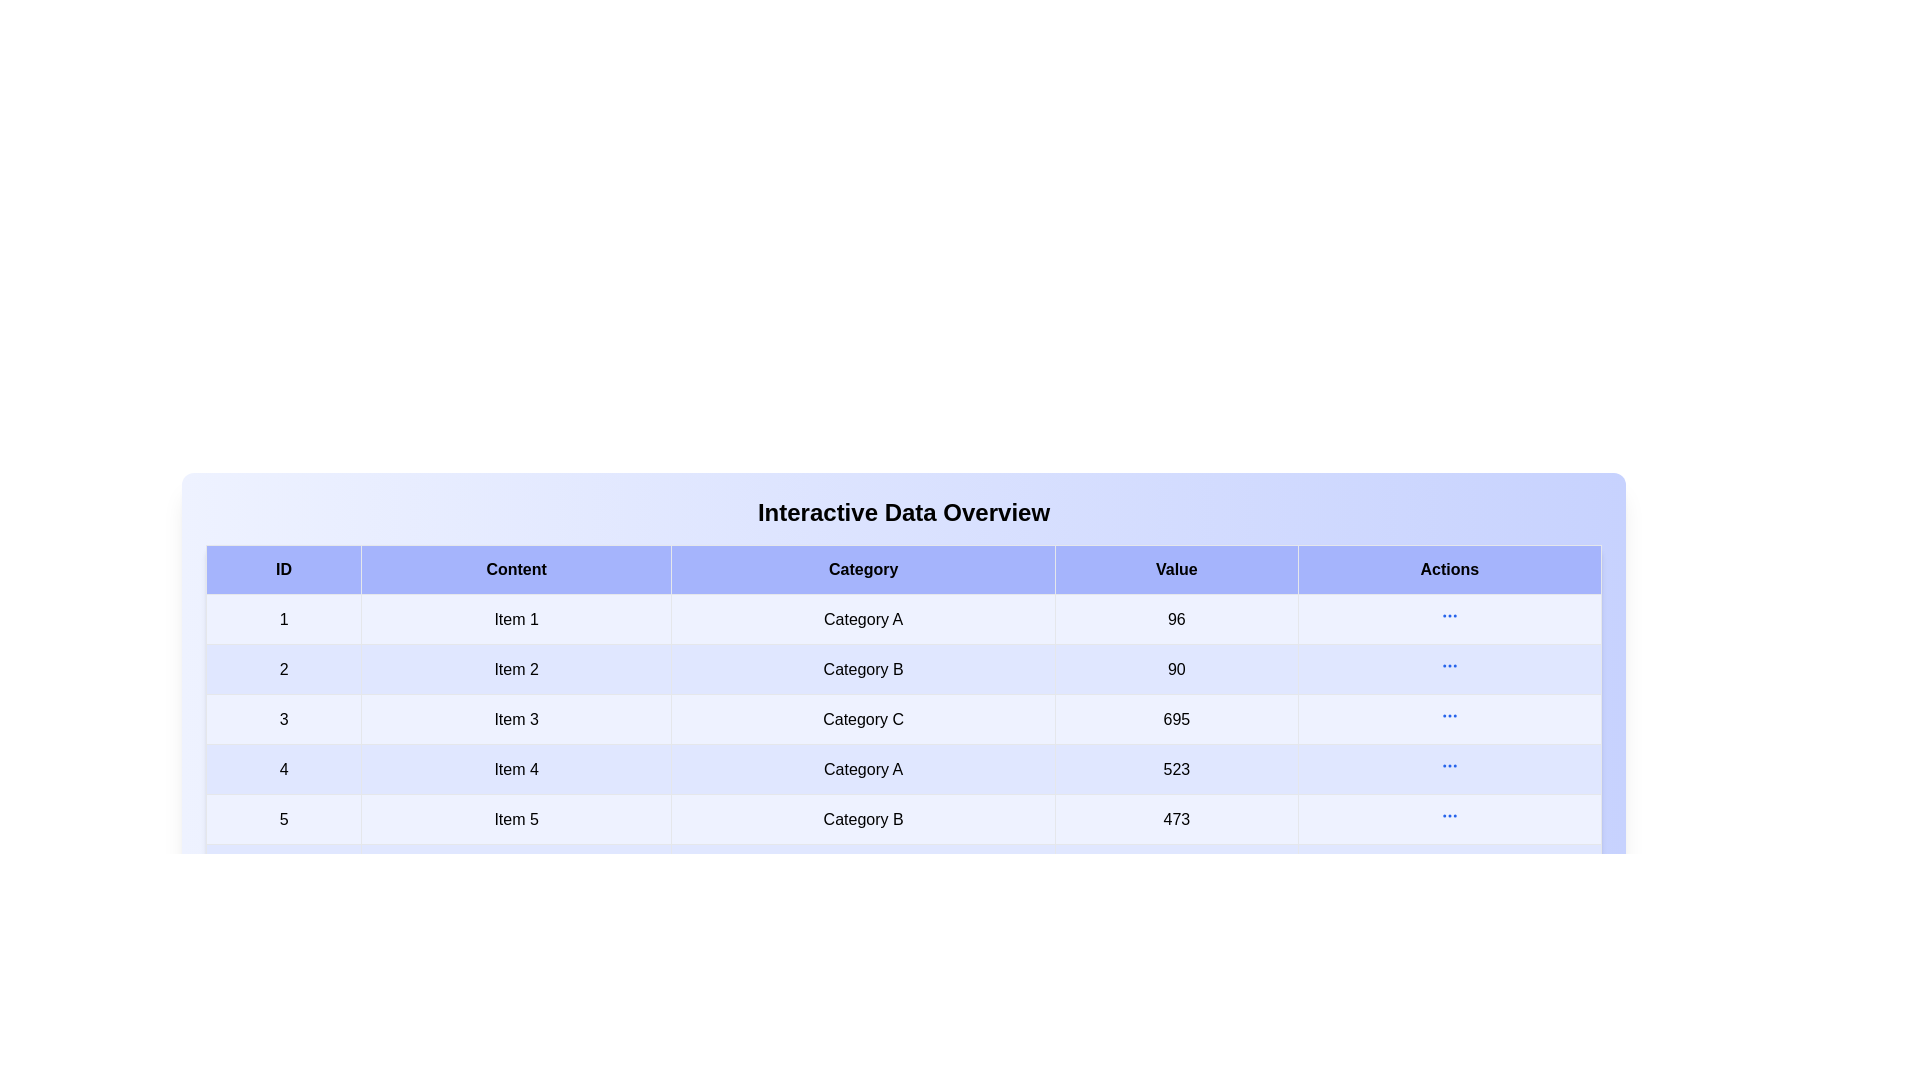  Describe the element at coordinates (1449, 816) in the screenshot. I see `action button in row 5 to view additional details` at that location.